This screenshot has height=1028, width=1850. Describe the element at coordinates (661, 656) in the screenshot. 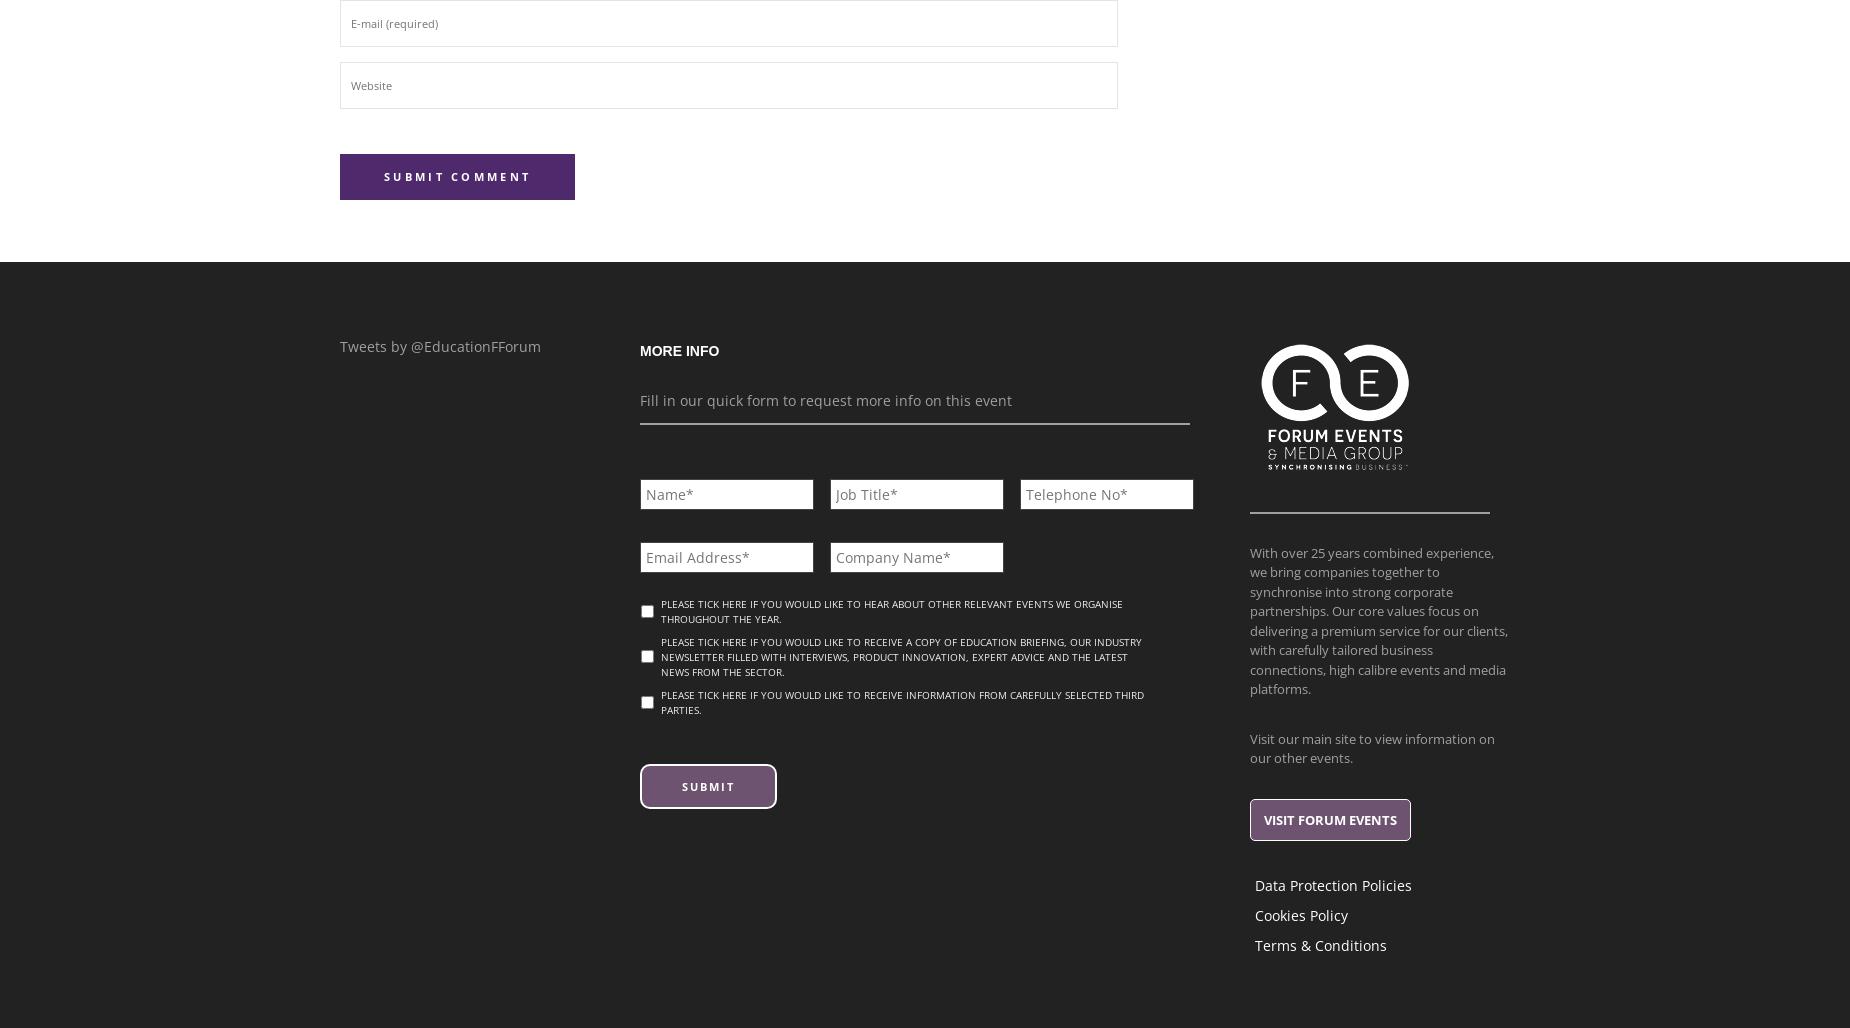

I see `'Please tick here if you would like to receive a copy of Education Briefing, our industry newsletter filled with interviews, product innovation, expert advice and the latest news from the sector.'` at that location.